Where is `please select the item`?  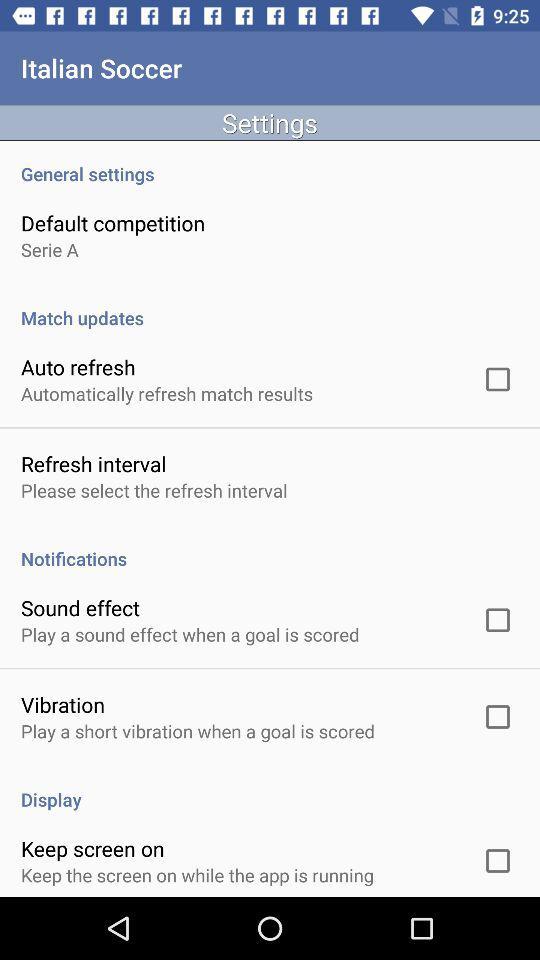
please select the item is located at coordinates (153, 489).